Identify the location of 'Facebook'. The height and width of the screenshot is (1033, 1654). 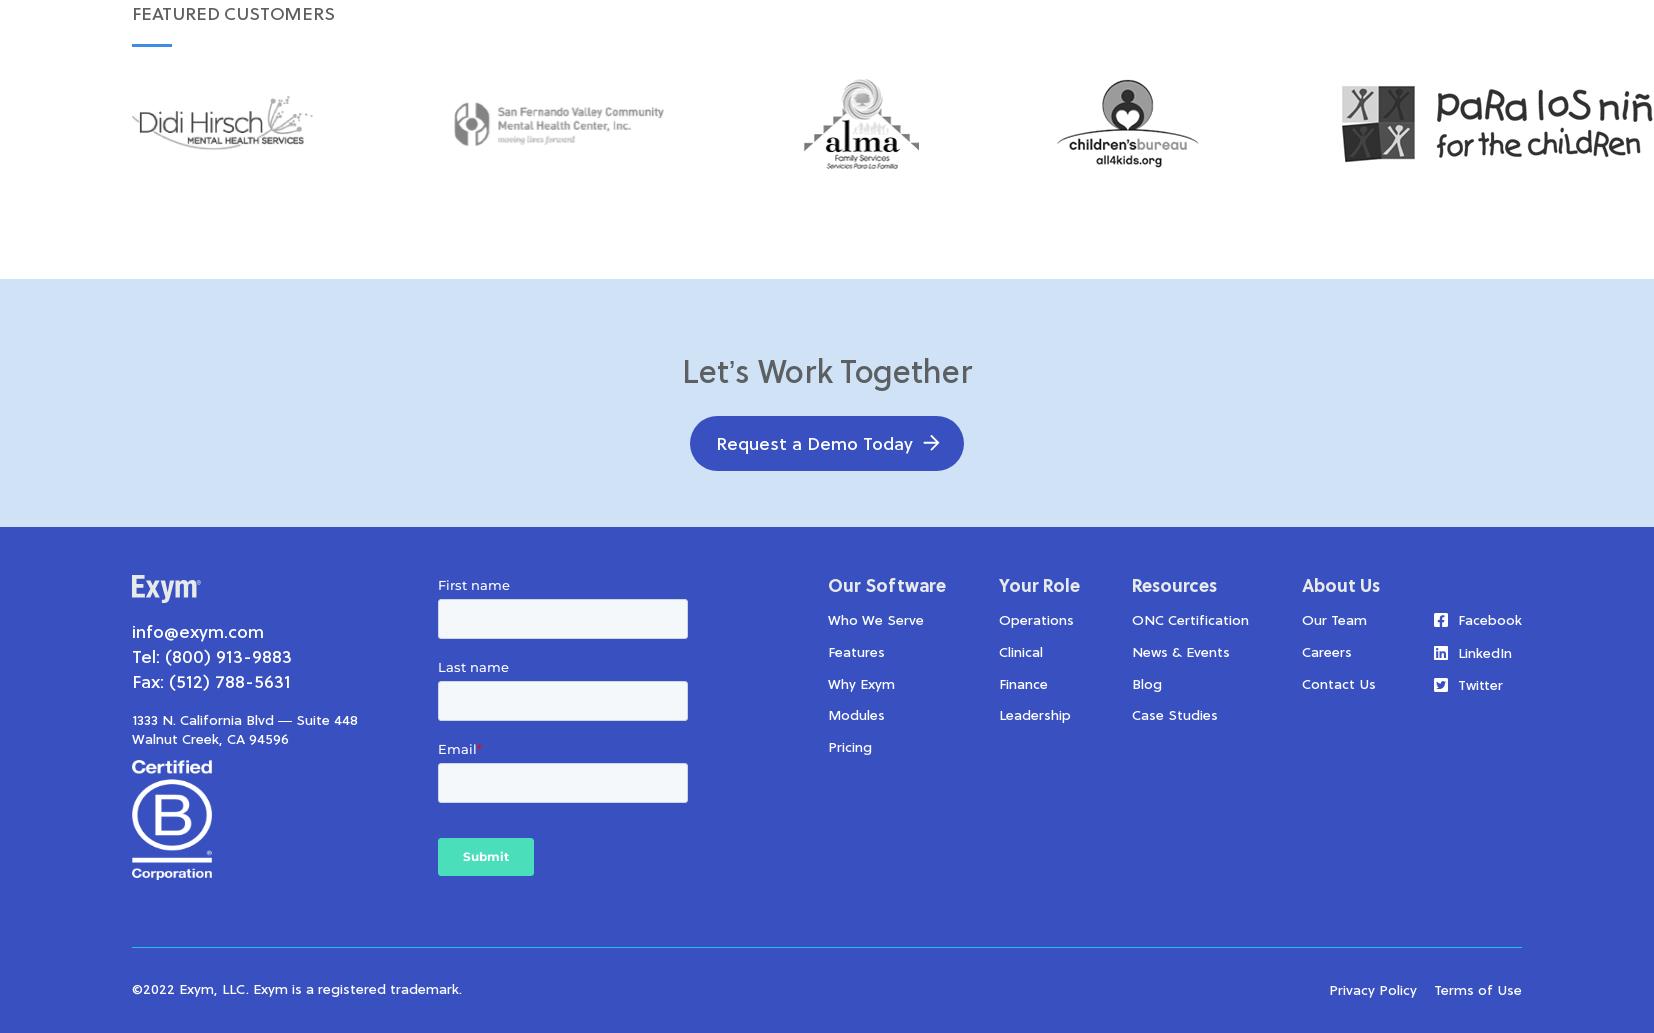
(1489, 620).